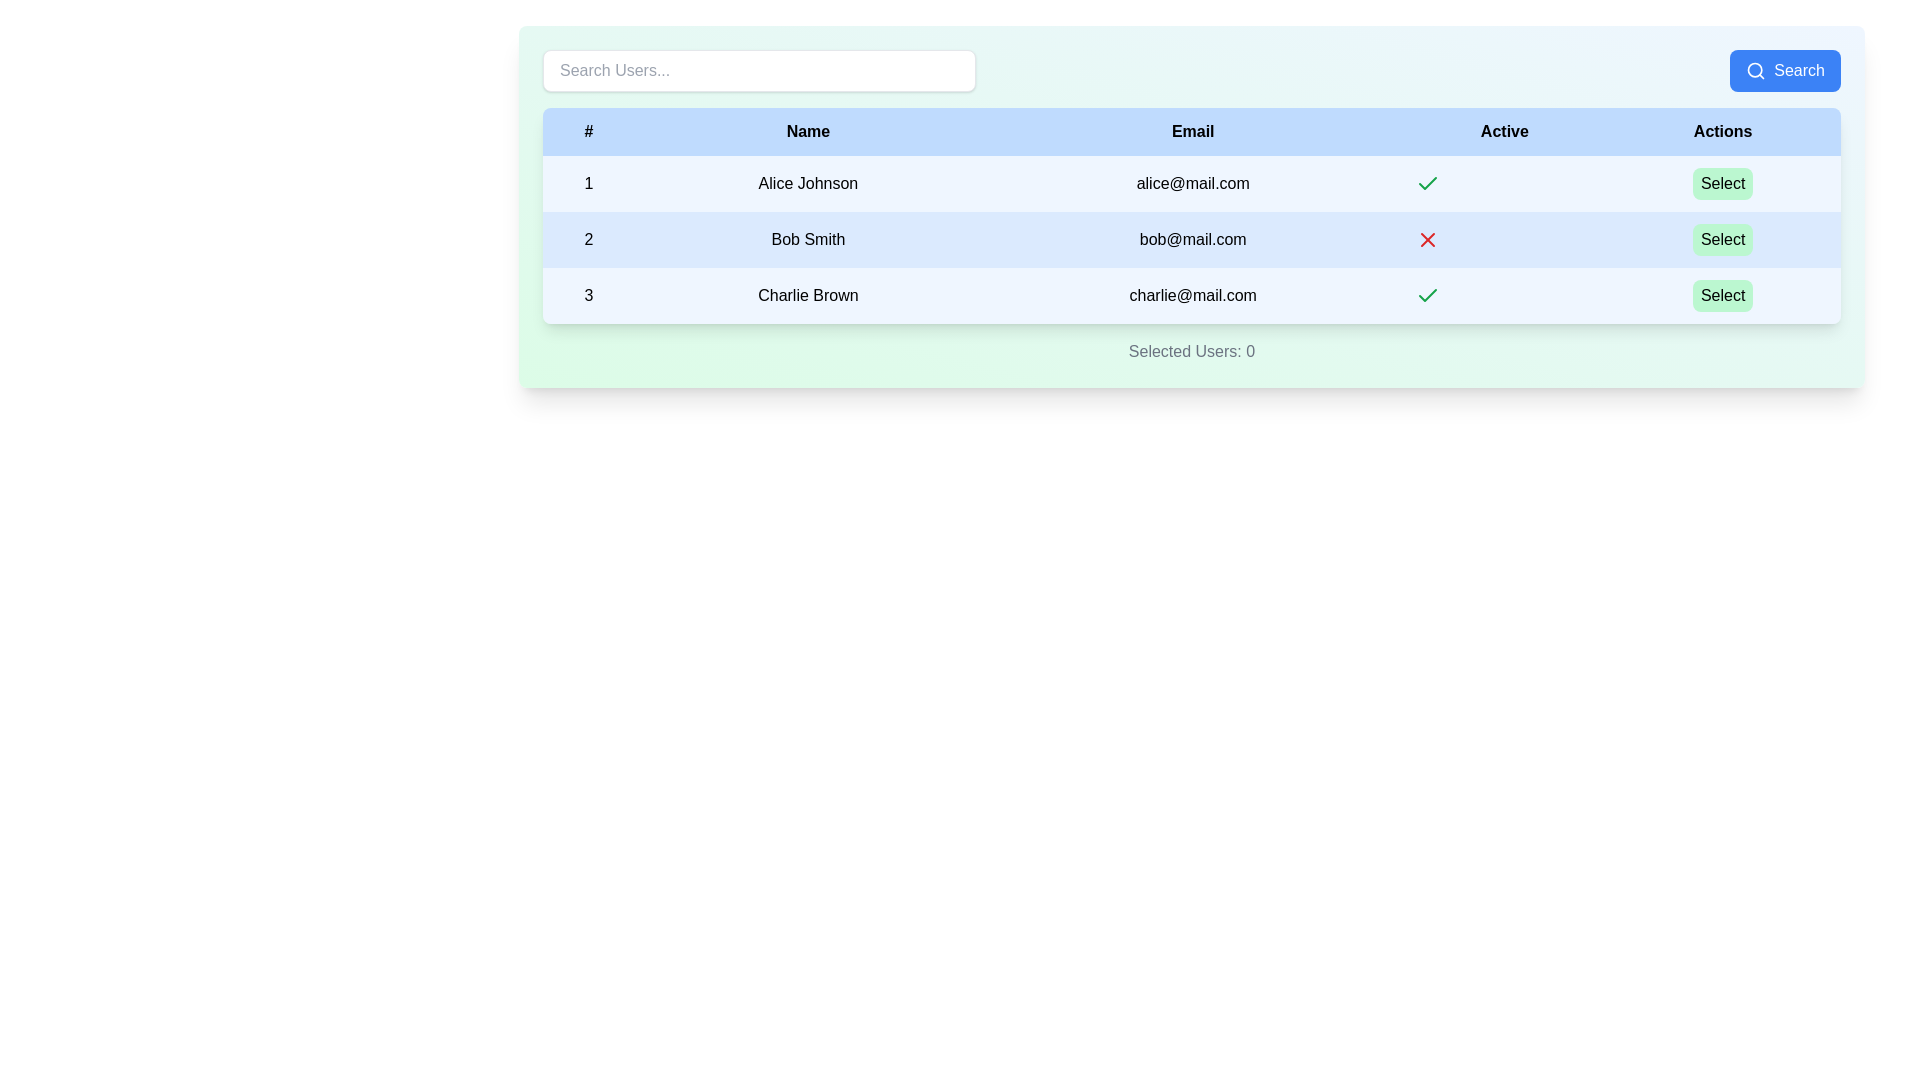 The image size is (1920, 1080). I want to click on the static text field displaying the email 'charlie@mail.com', located in the third column of the third row in the table structure, so click(1193, 296).